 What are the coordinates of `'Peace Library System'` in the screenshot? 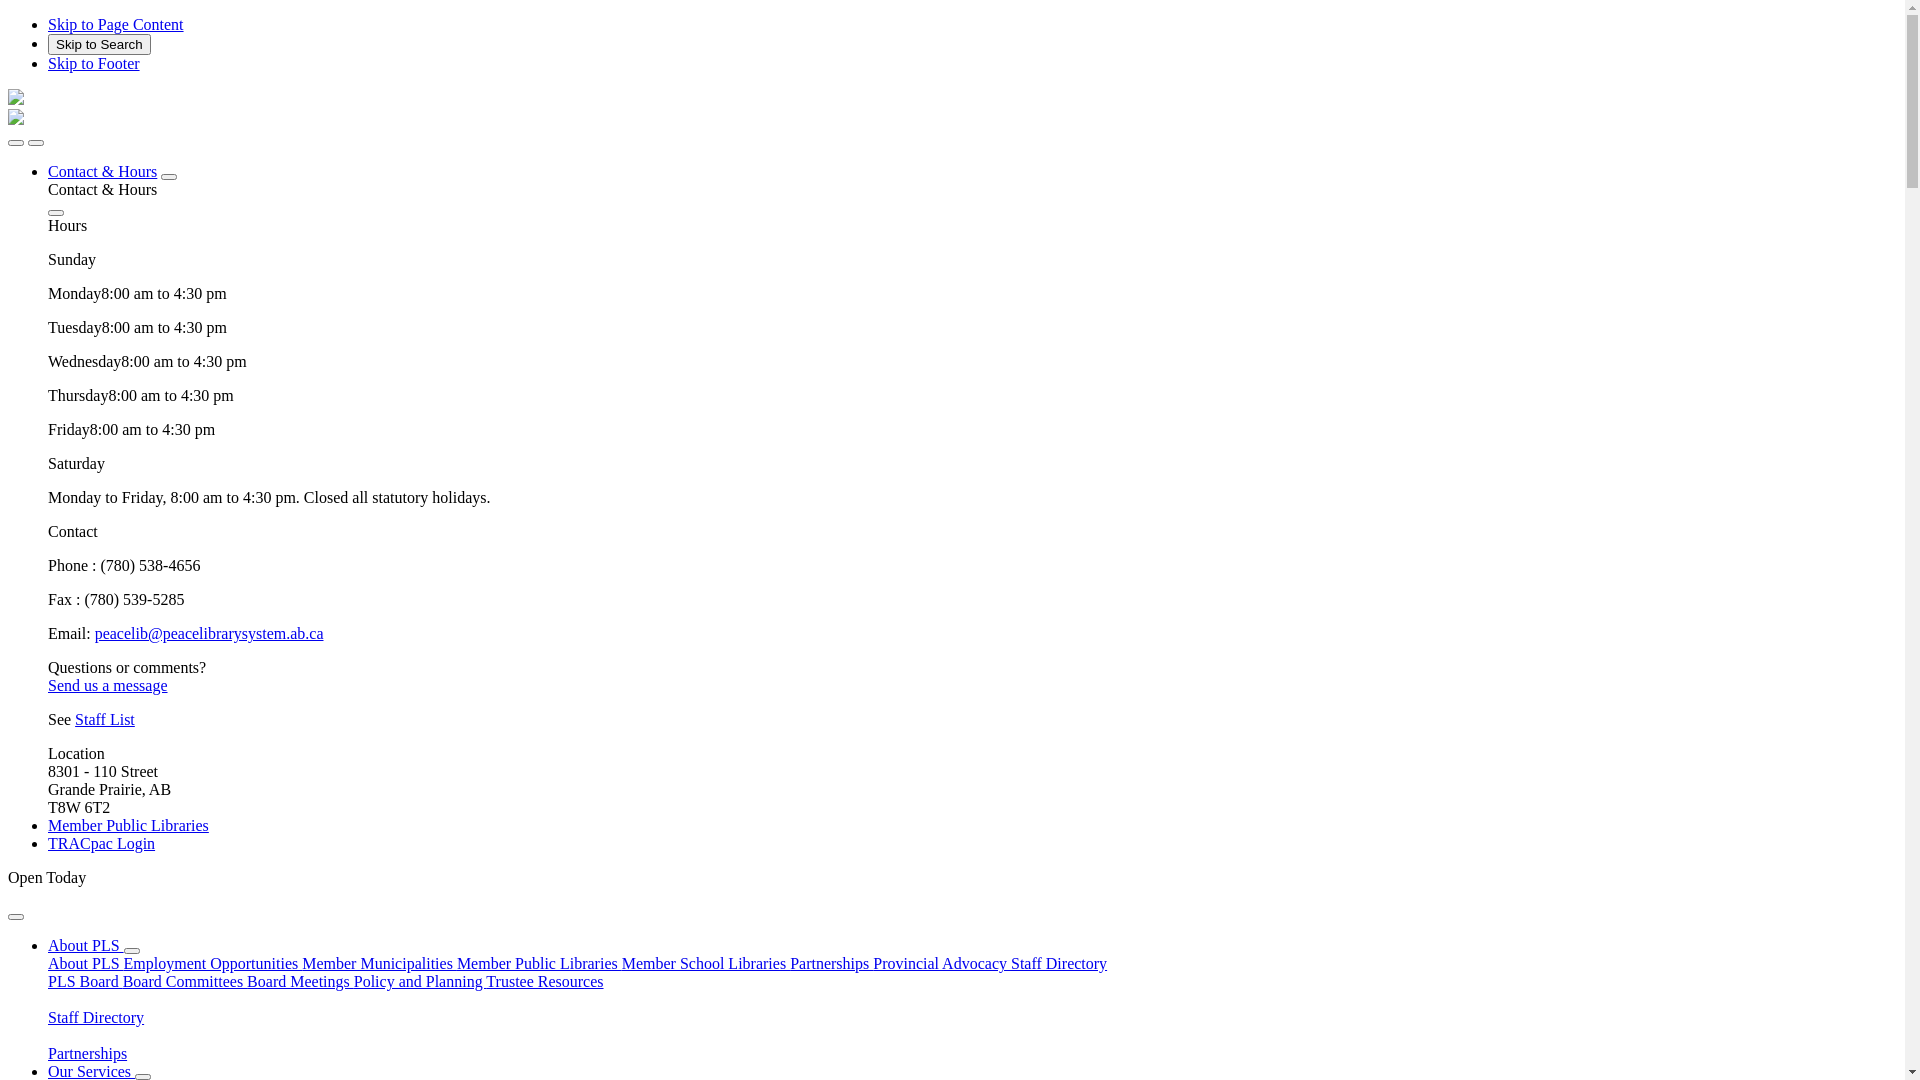 It's located at (8, 119).